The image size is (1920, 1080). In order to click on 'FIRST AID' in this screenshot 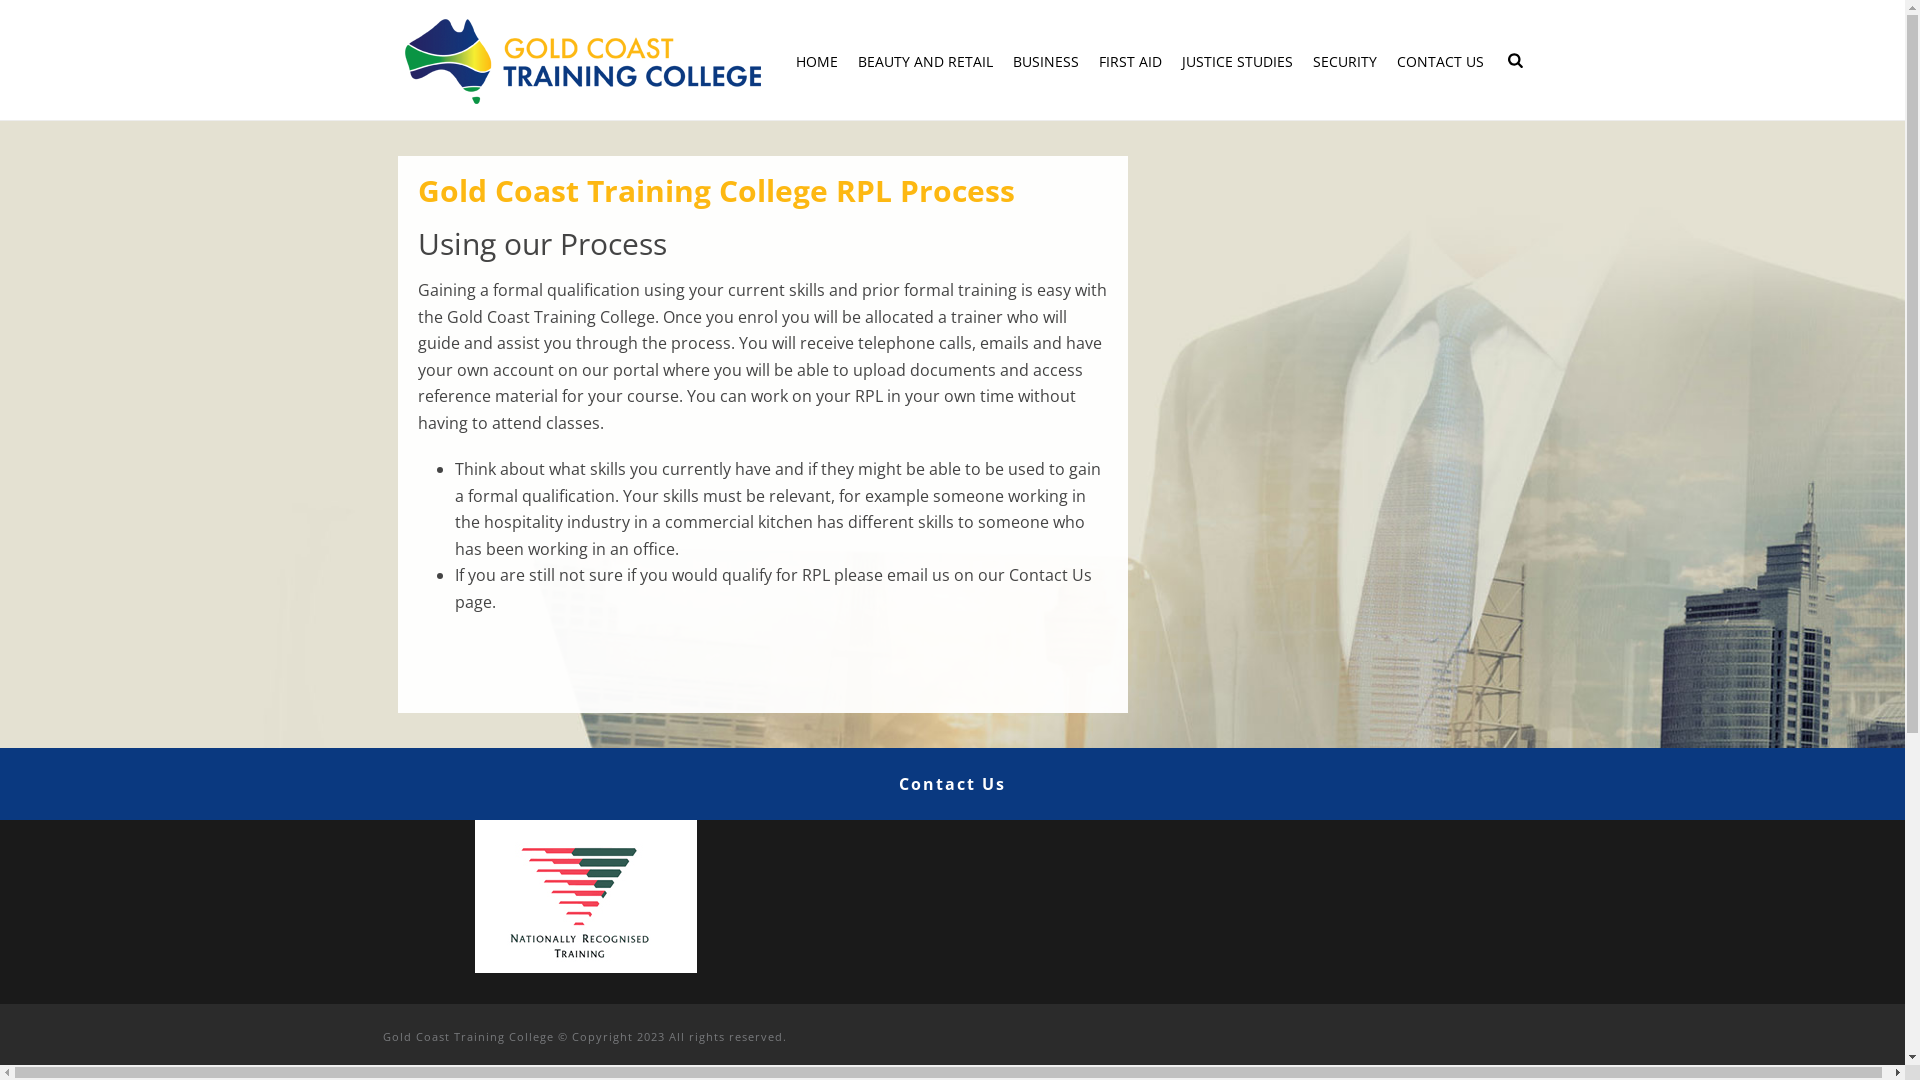, I will do `click(1130, 60)`.